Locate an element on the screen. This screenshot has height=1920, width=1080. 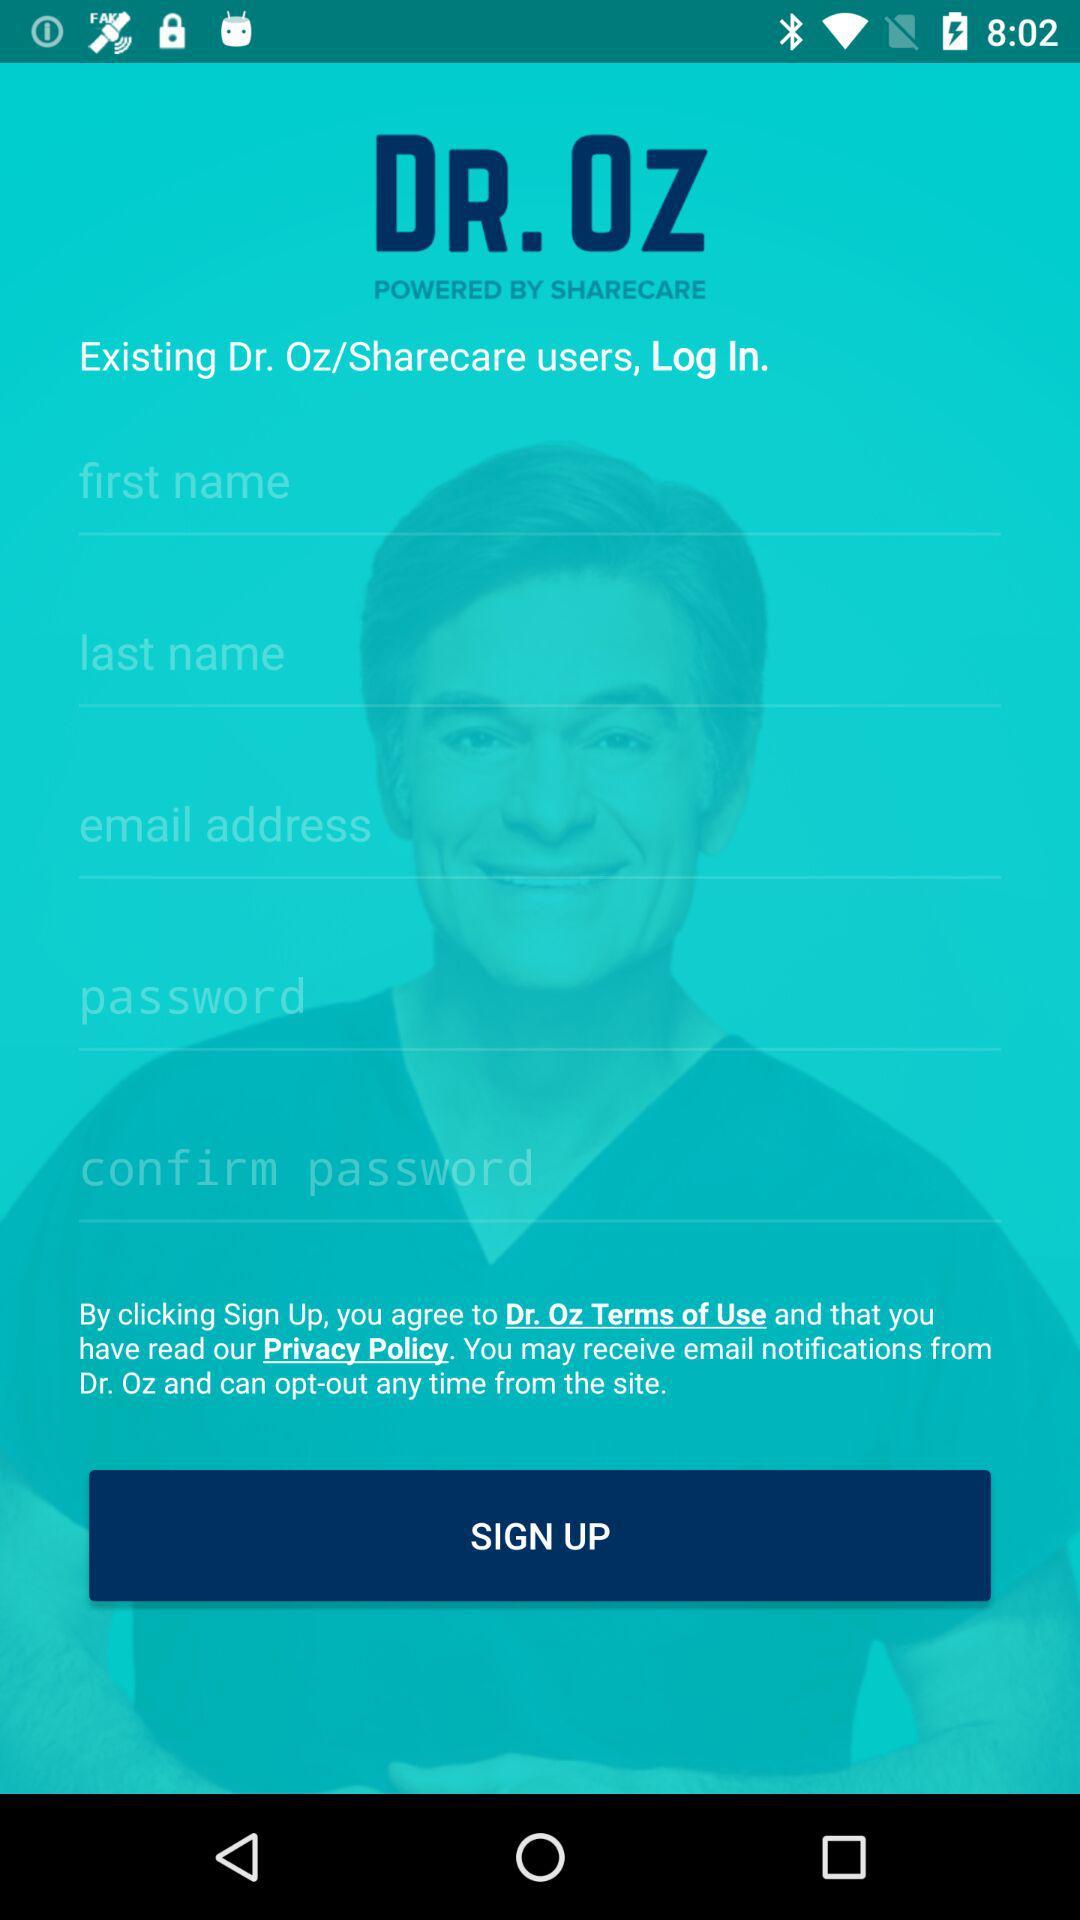
email address is located at coordinates (540, 817).